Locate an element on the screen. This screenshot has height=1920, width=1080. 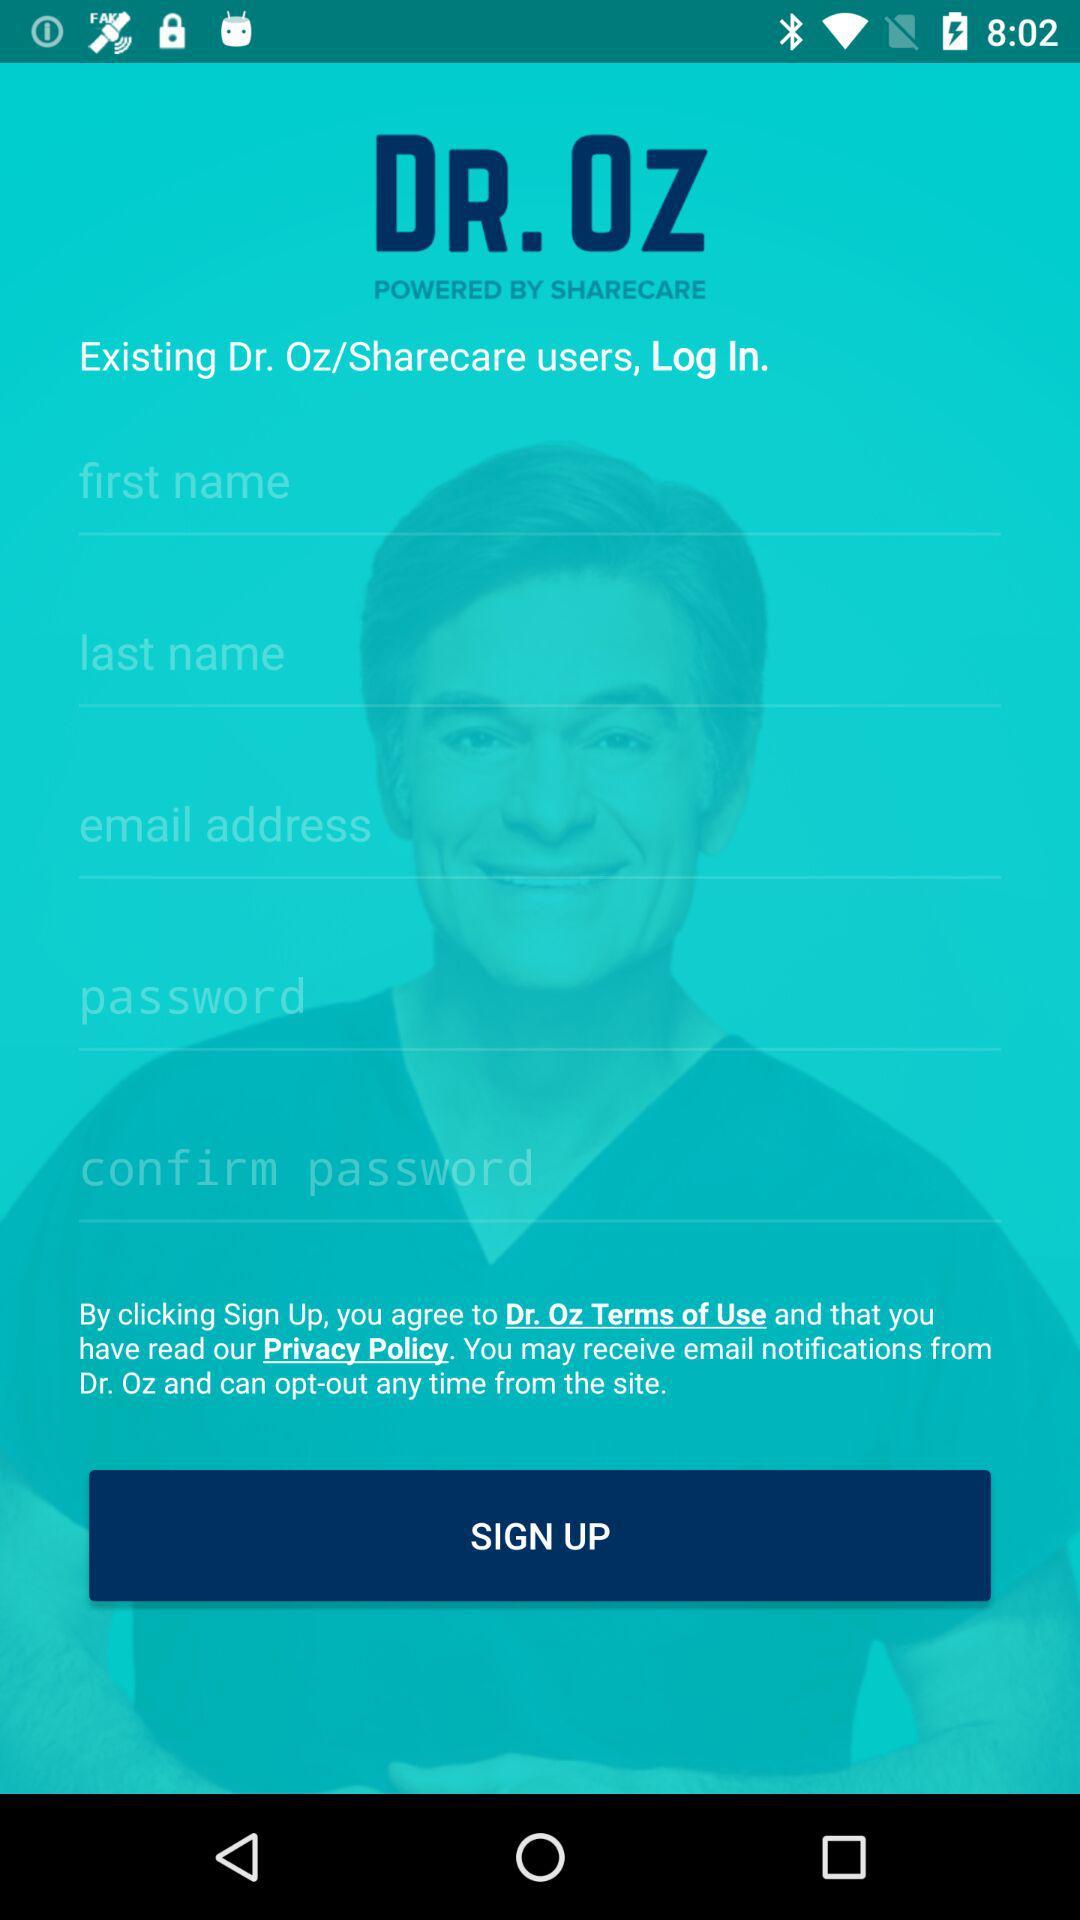
email address is located at coordinates (540, 817).